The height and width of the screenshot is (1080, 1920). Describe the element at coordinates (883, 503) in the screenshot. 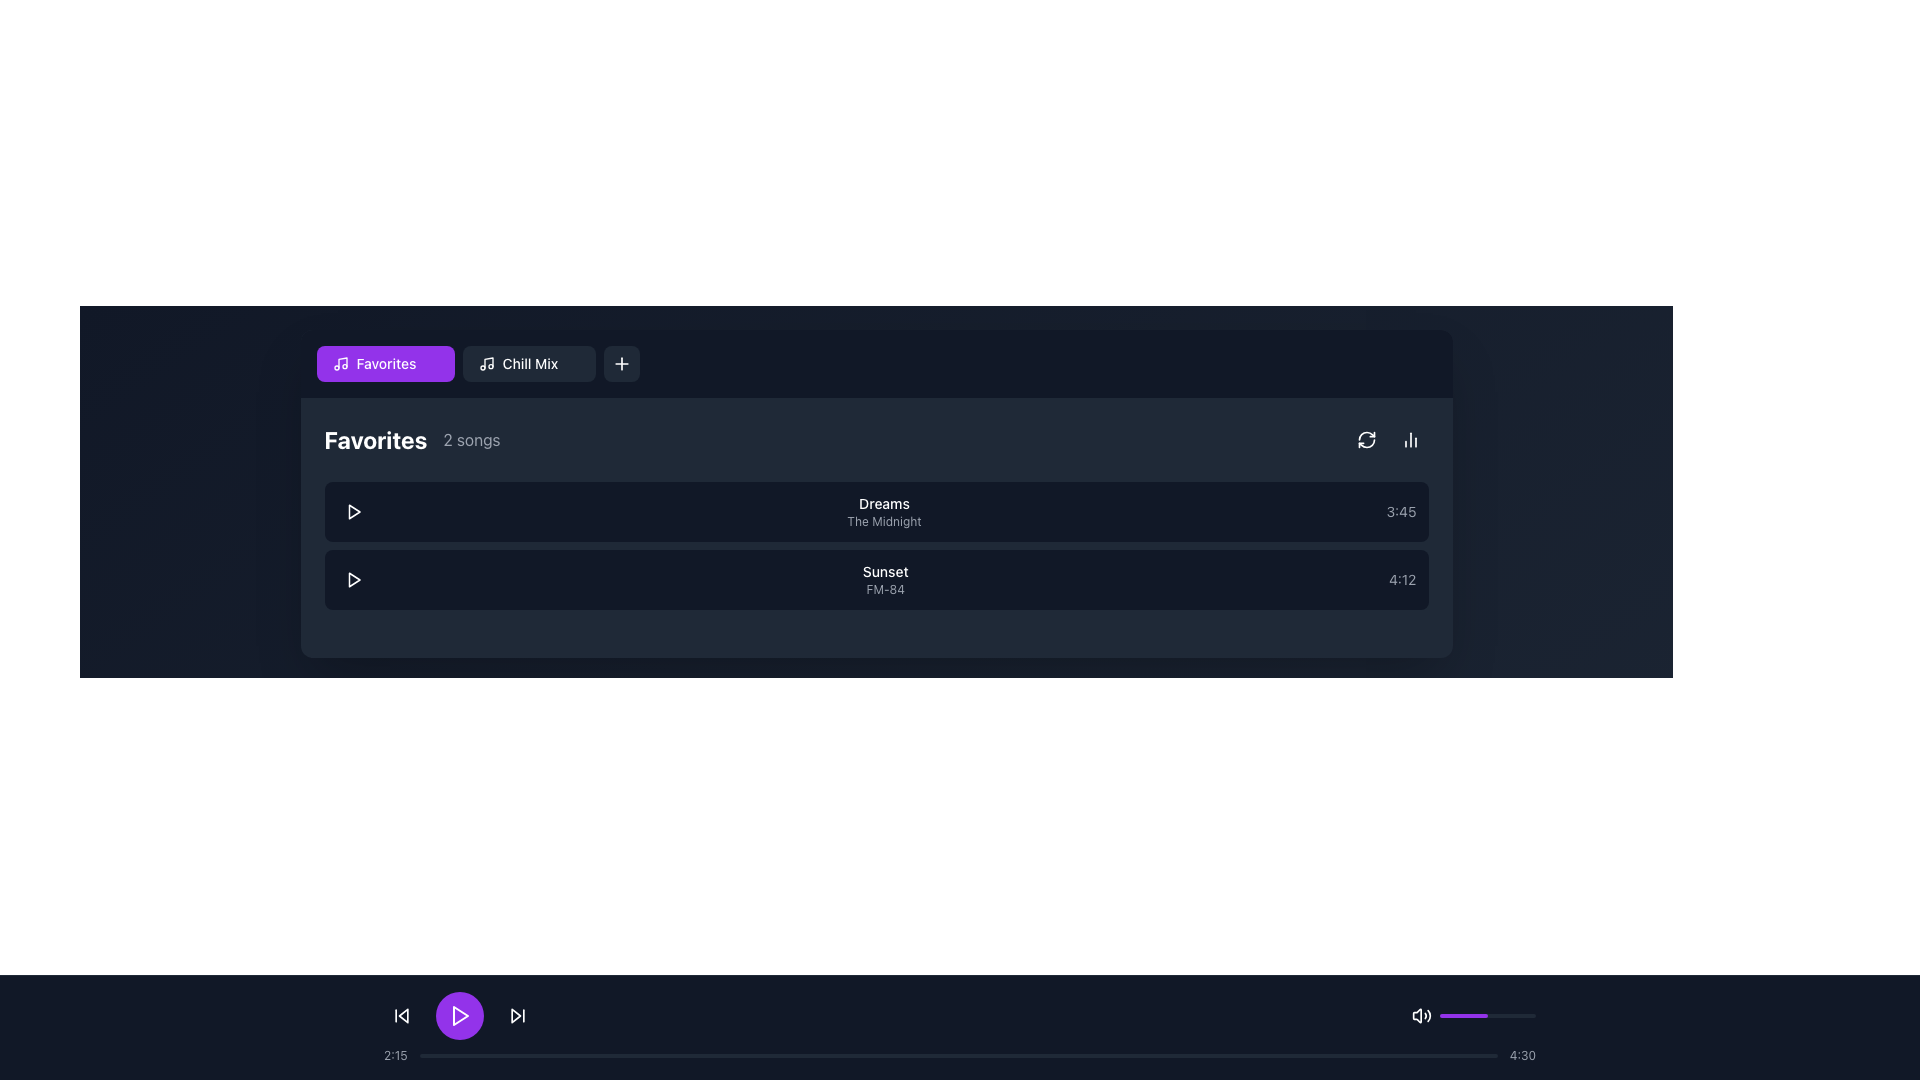

I see `displayed text 'Dreams' from the Text Label, which is styled in medium-weight font and appears above the text 'The Midnight'` at that location.